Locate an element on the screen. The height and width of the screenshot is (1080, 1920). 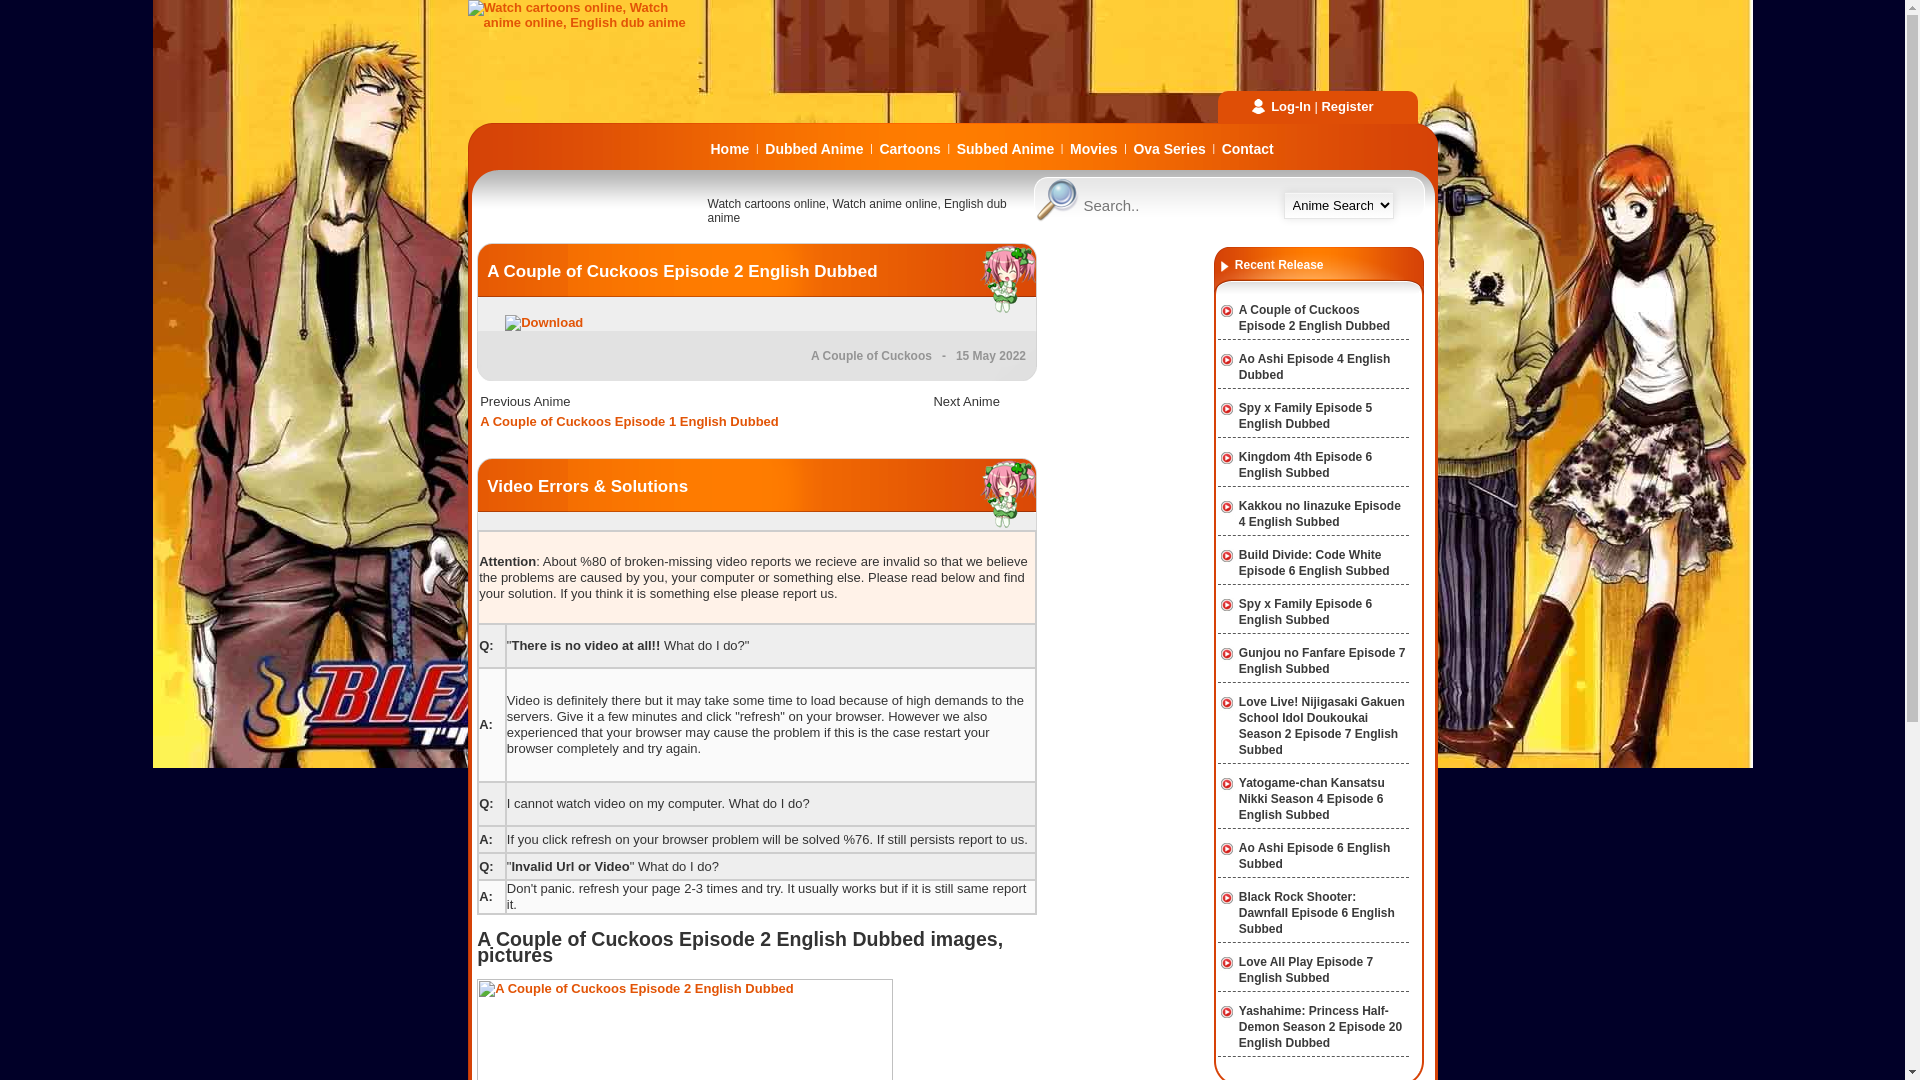
'Register' is located at coordinates (1347, 106).